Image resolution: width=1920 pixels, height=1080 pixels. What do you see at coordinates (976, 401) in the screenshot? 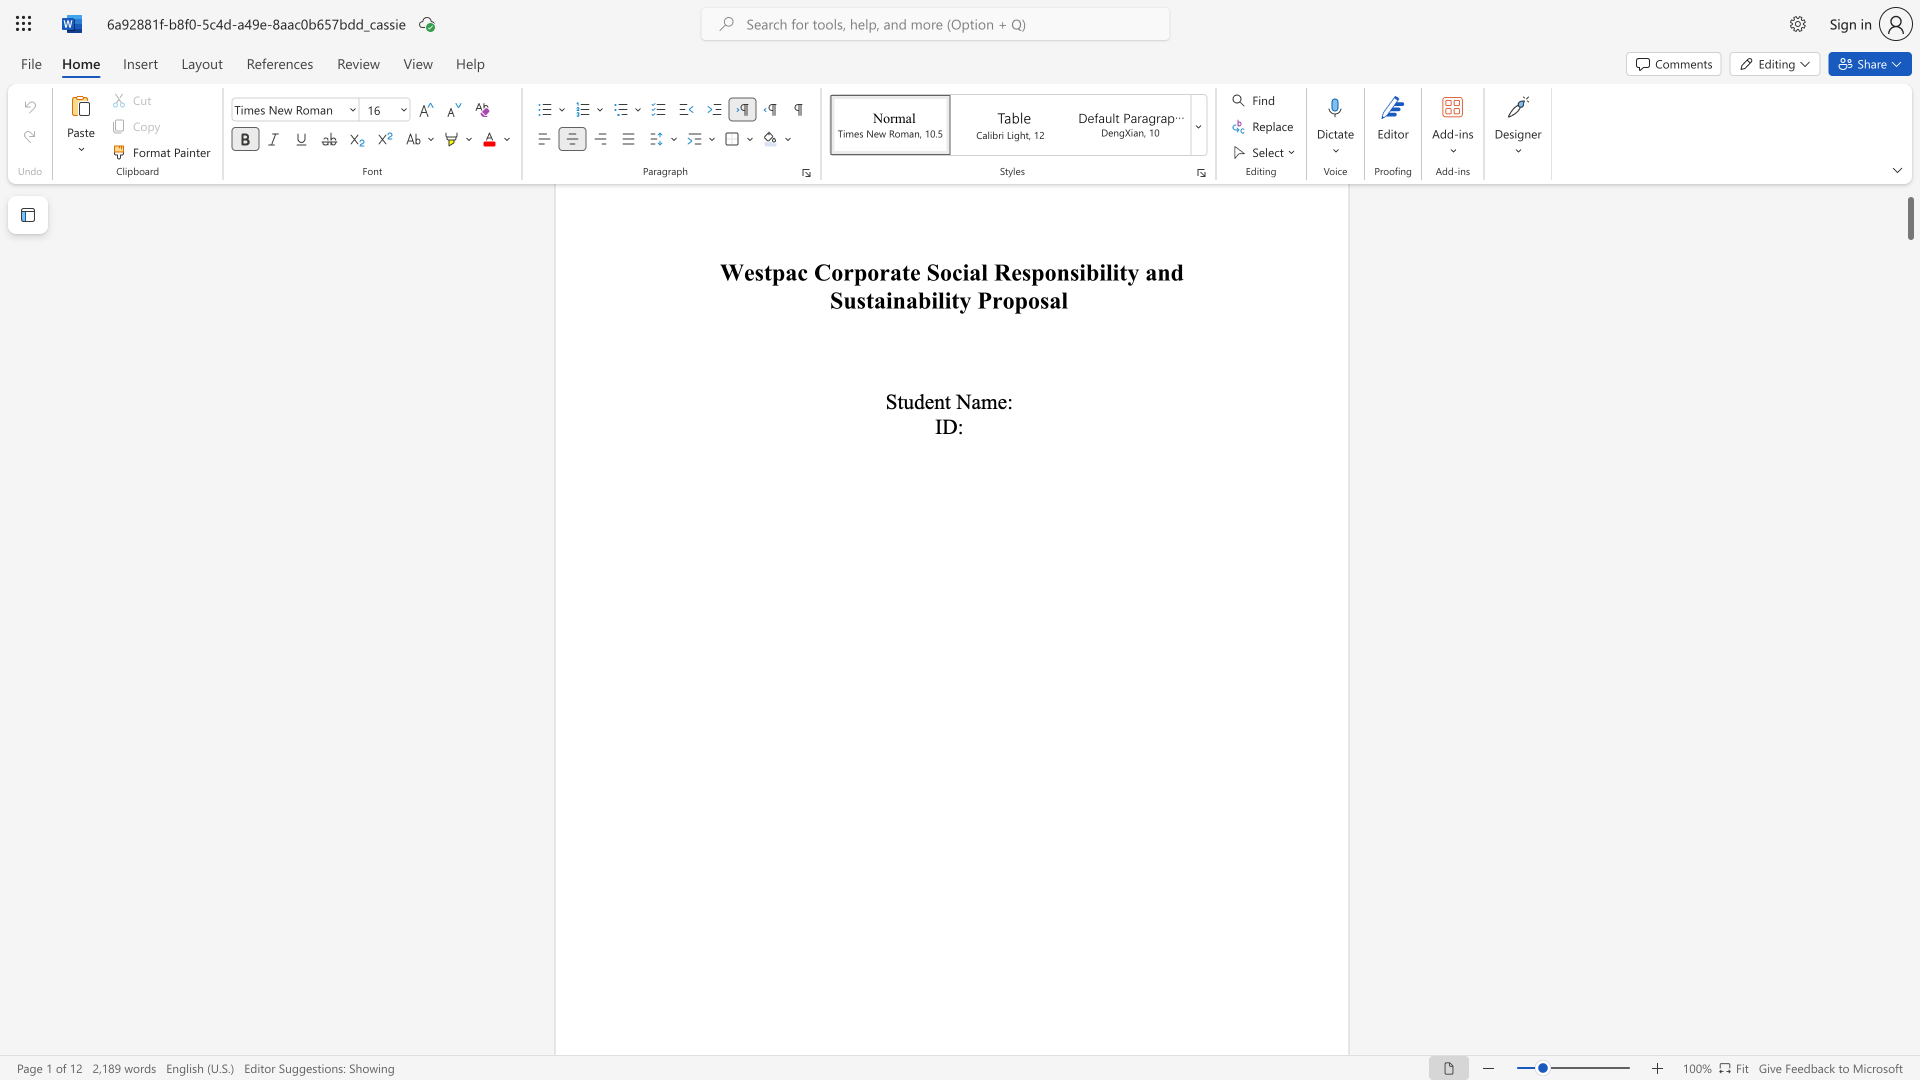
I see `the 1th character "a" in the text` at bounding box center [976, 401].